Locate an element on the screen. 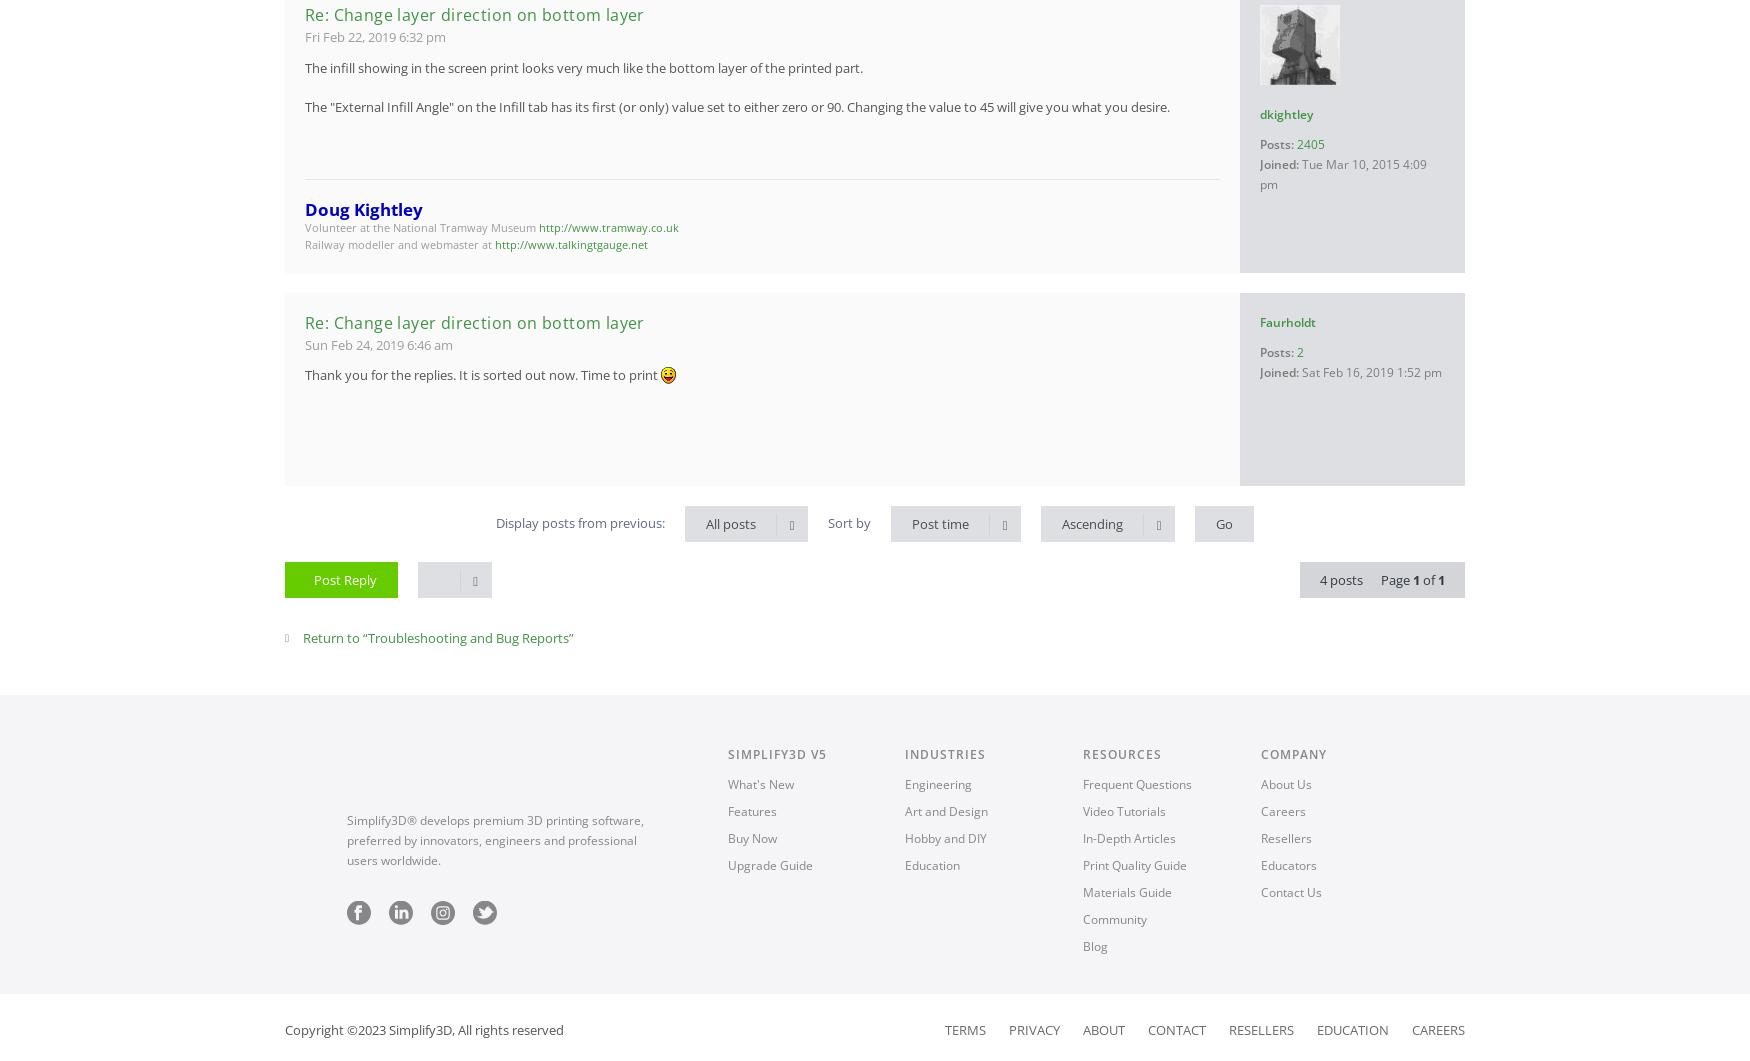  'Education' is located at coordinates (1317, 1027).